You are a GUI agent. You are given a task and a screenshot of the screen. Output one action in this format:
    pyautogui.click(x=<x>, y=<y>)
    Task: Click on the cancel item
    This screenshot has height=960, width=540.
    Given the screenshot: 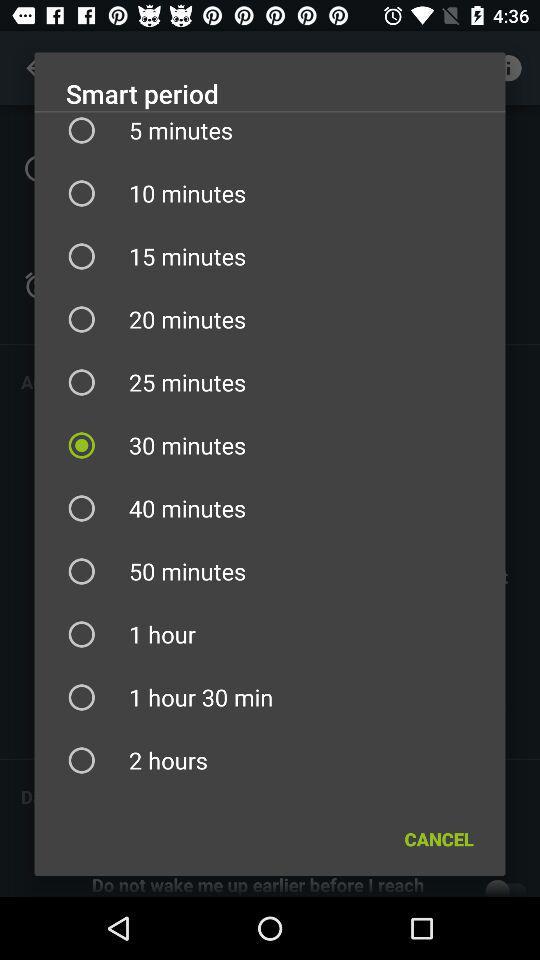 What is the action you would take?
    pyautogui.click(x=438, y=839)
    